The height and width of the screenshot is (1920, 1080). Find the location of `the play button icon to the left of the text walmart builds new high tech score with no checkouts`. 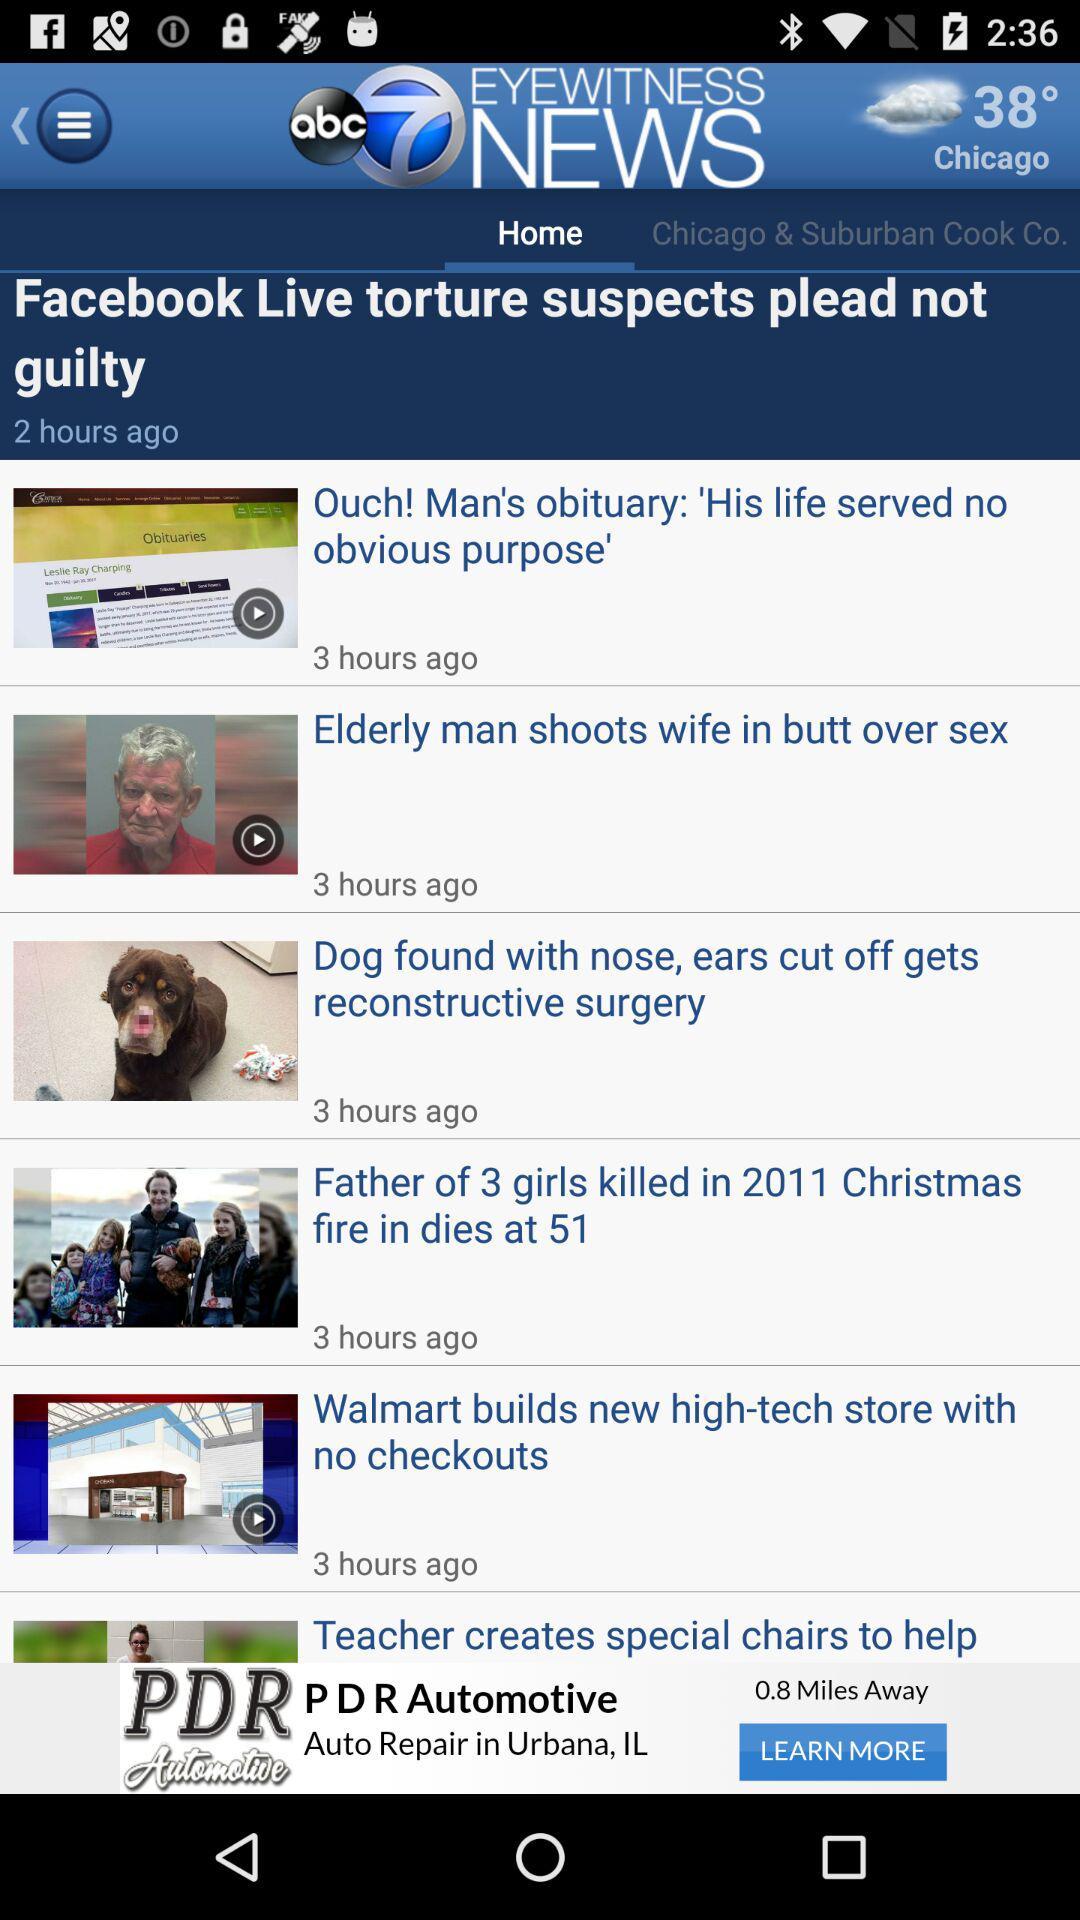

the play button icon to the left of the text walmart builds new high tech score with no checkouts is located at coordinates (257, 1512).